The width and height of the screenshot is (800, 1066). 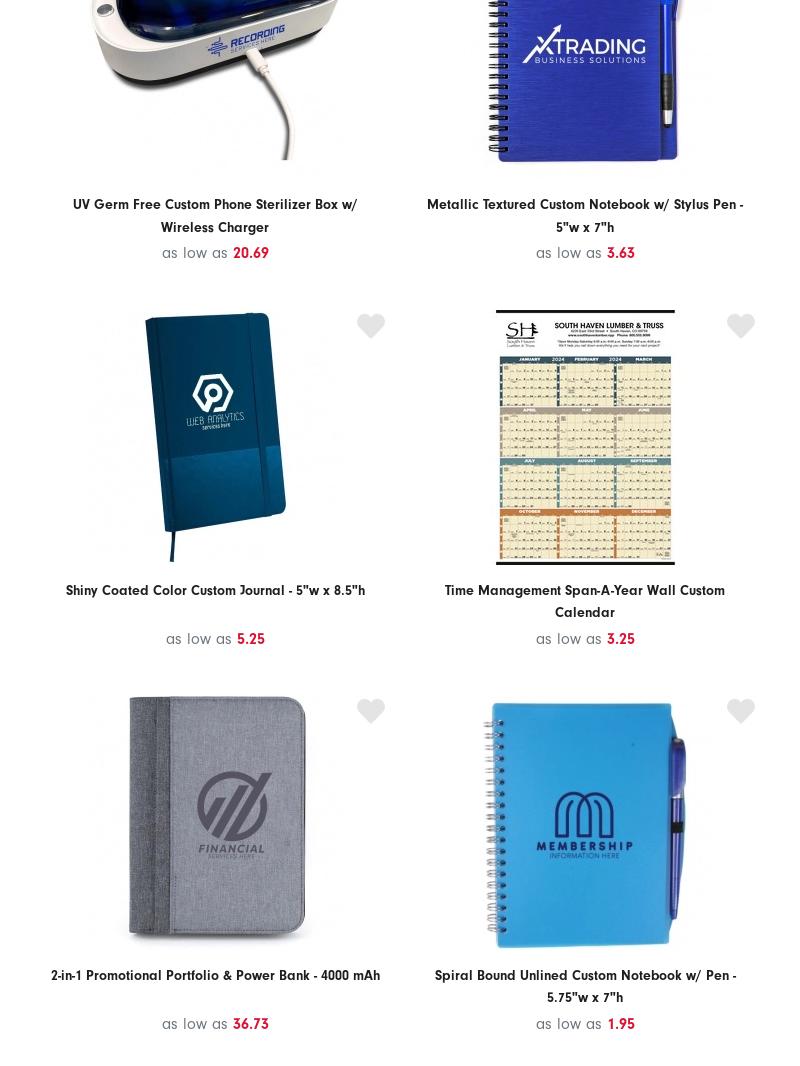 What do you see at coordinates (214, 974) in the screenshot?
I see `'2-in-1 Promotional Portfolio & Power Bank - 4000 mAh'` at bounding box center [214, 974].